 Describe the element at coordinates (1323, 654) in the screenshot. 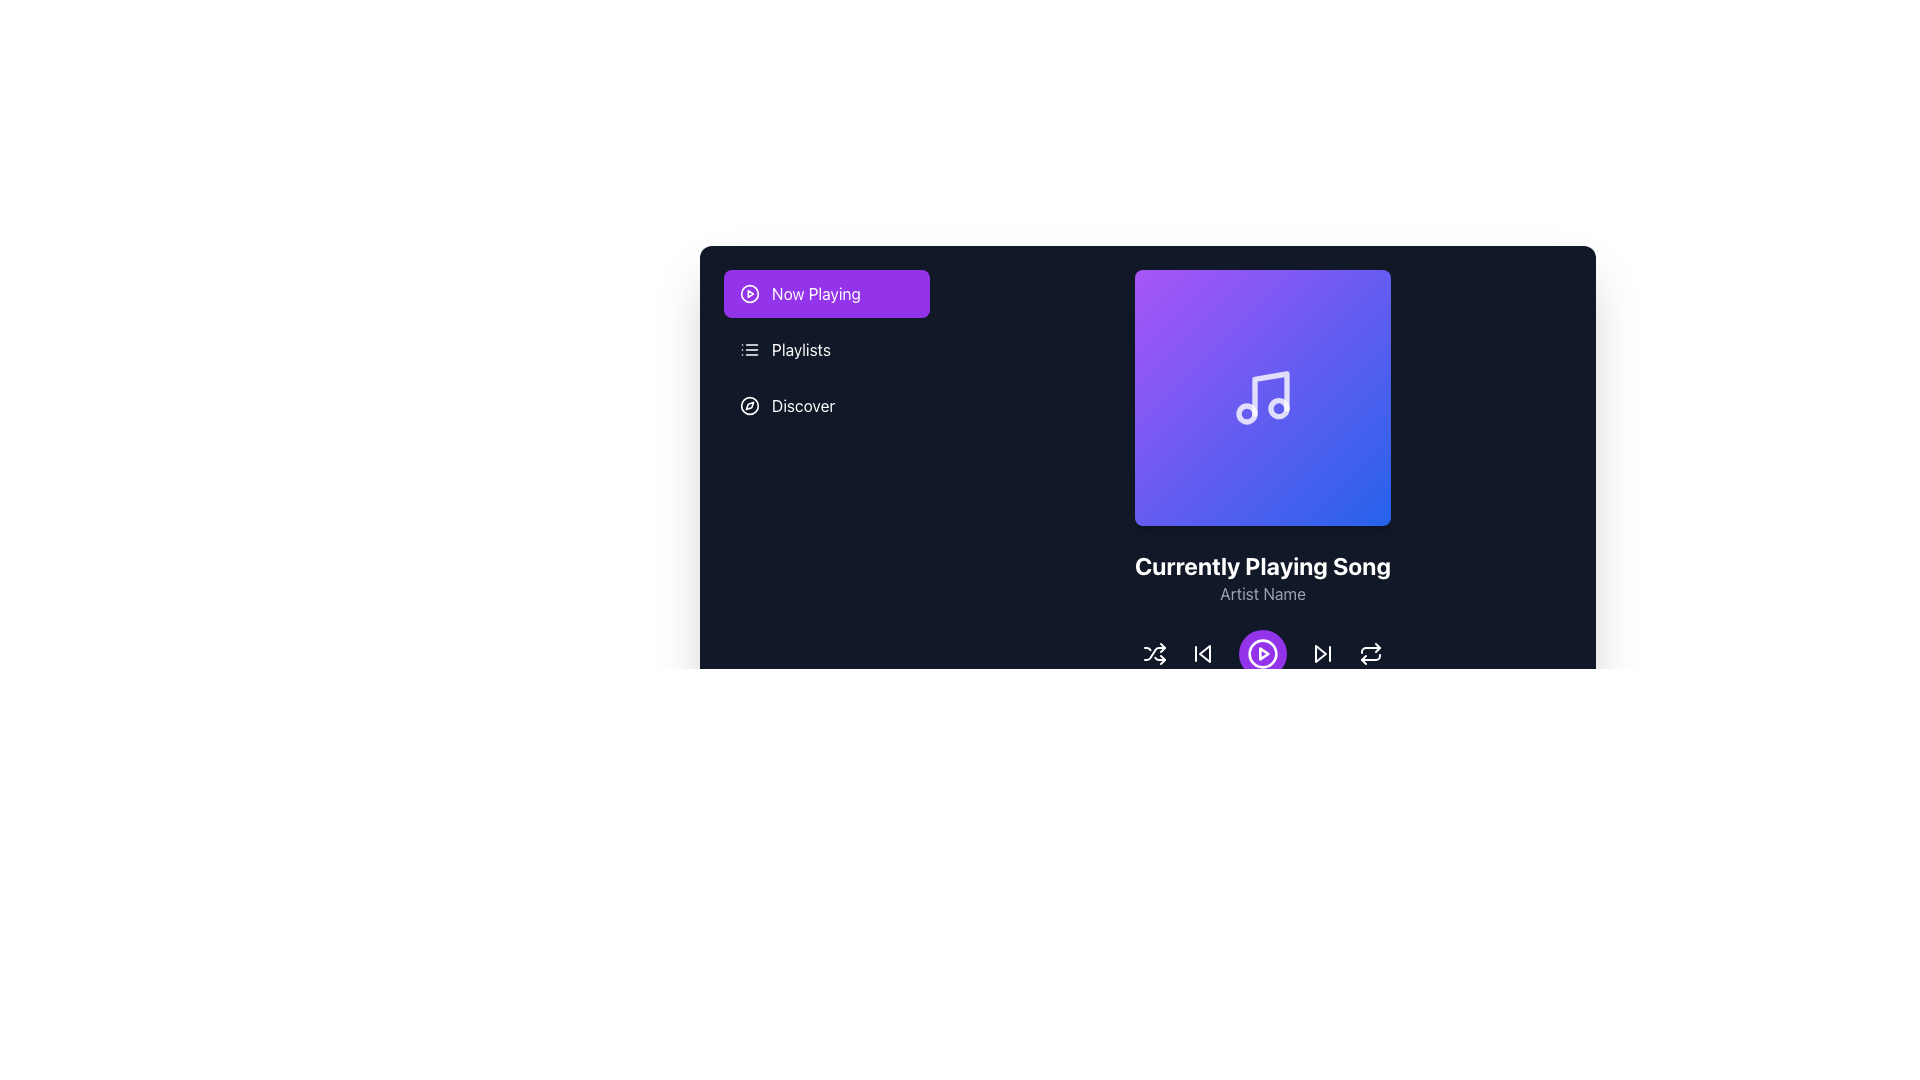

I see `the forward-skip button, which features a triangular forward arrow on a navy blue background, to trigger the color change effect to purple` at that location.